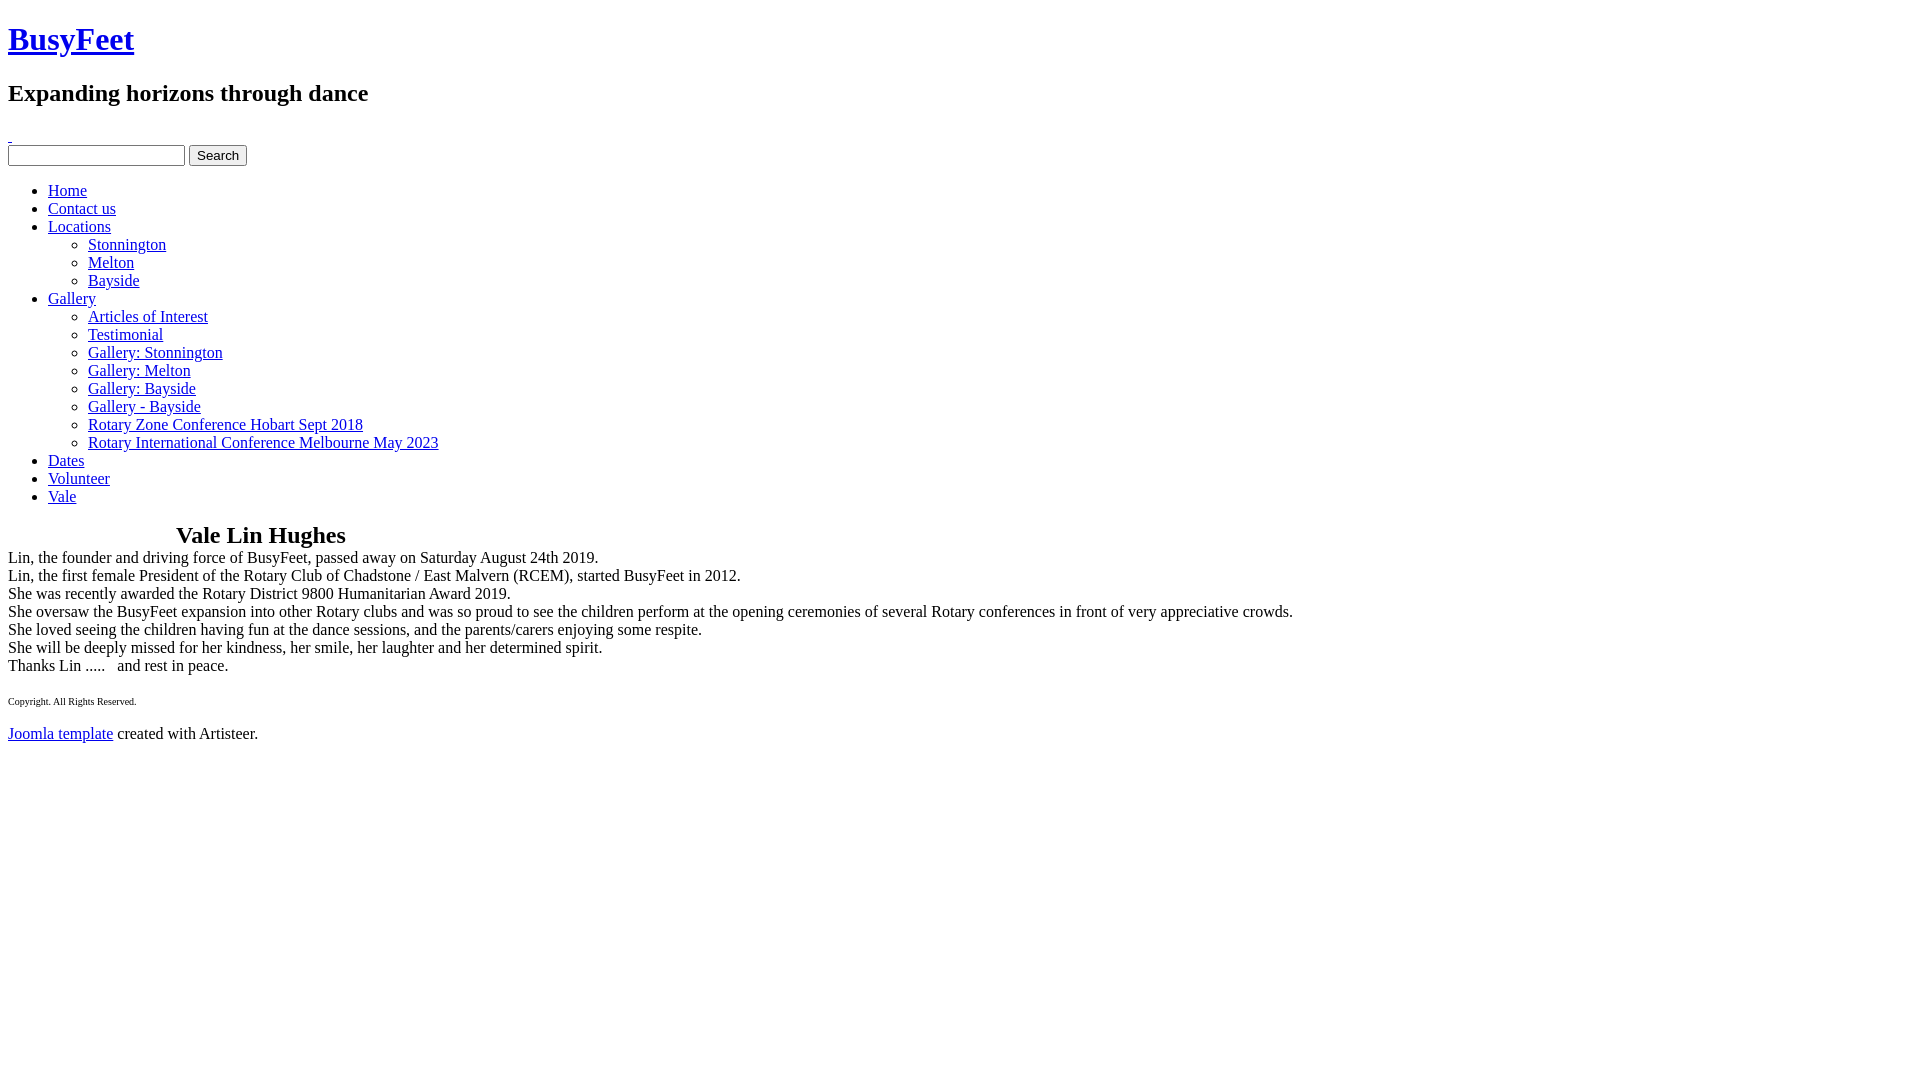 The width and height of the screenshot is (1920, 1080). I want to click on 'Gallery: Bayside', so click(141, 388).